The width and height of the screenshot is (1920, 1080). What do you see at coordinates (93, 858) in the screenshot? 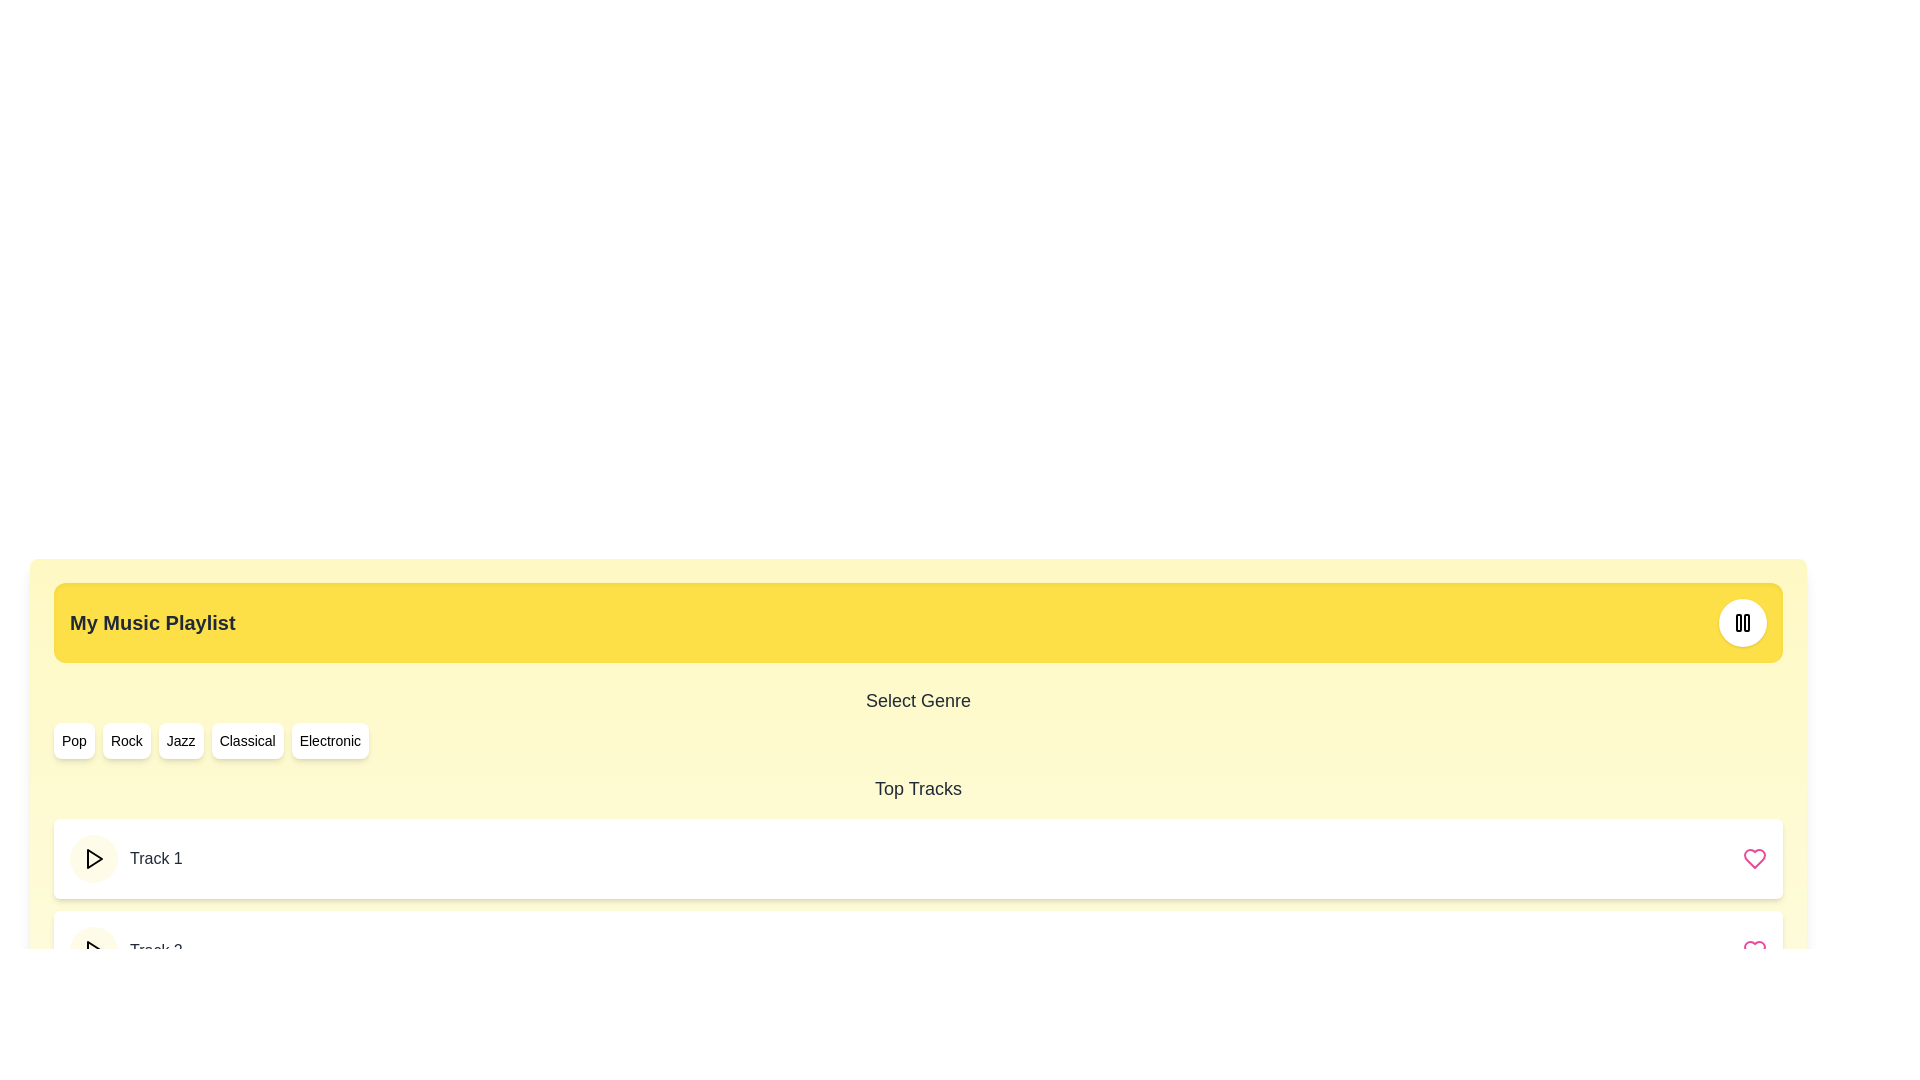
I see `the circular yellow play button with a triangle icon located at the left end of the list item titled 'Track 1'` at bounding box center [93, 858].